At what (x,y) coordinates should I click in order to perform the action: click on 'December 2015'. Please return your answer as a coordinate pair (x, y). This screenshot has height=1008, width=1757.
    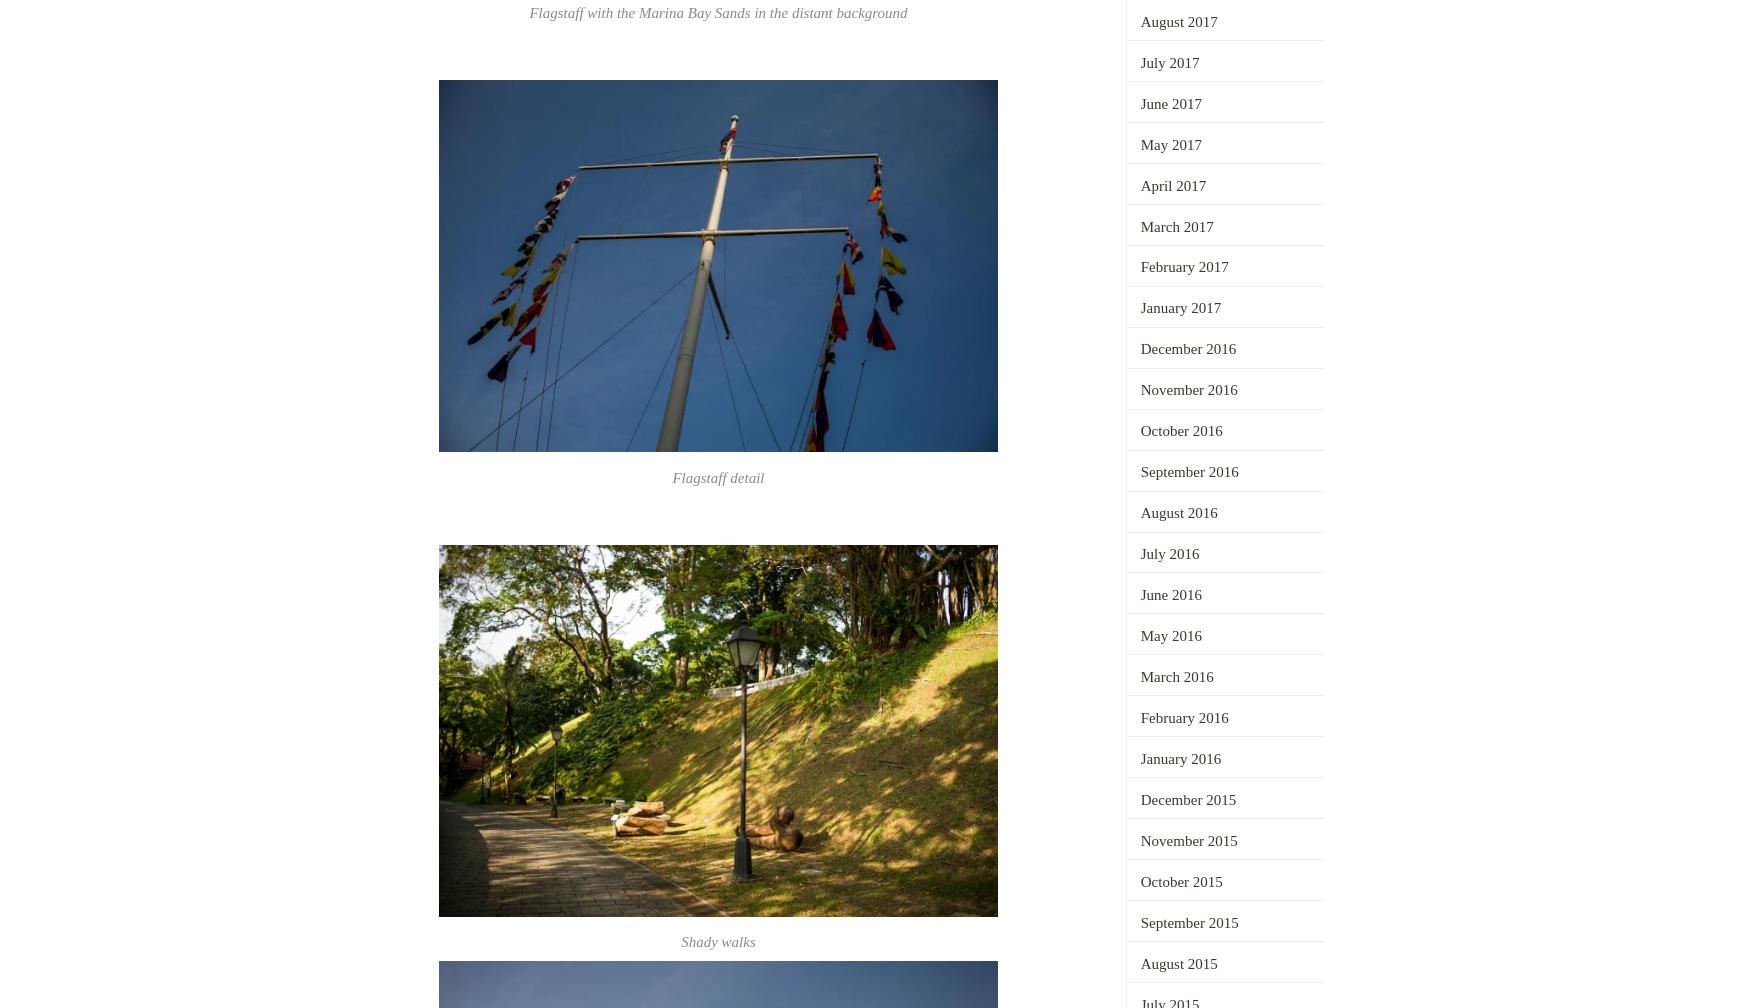
    Looking at the image, I should click on (1187, 800).